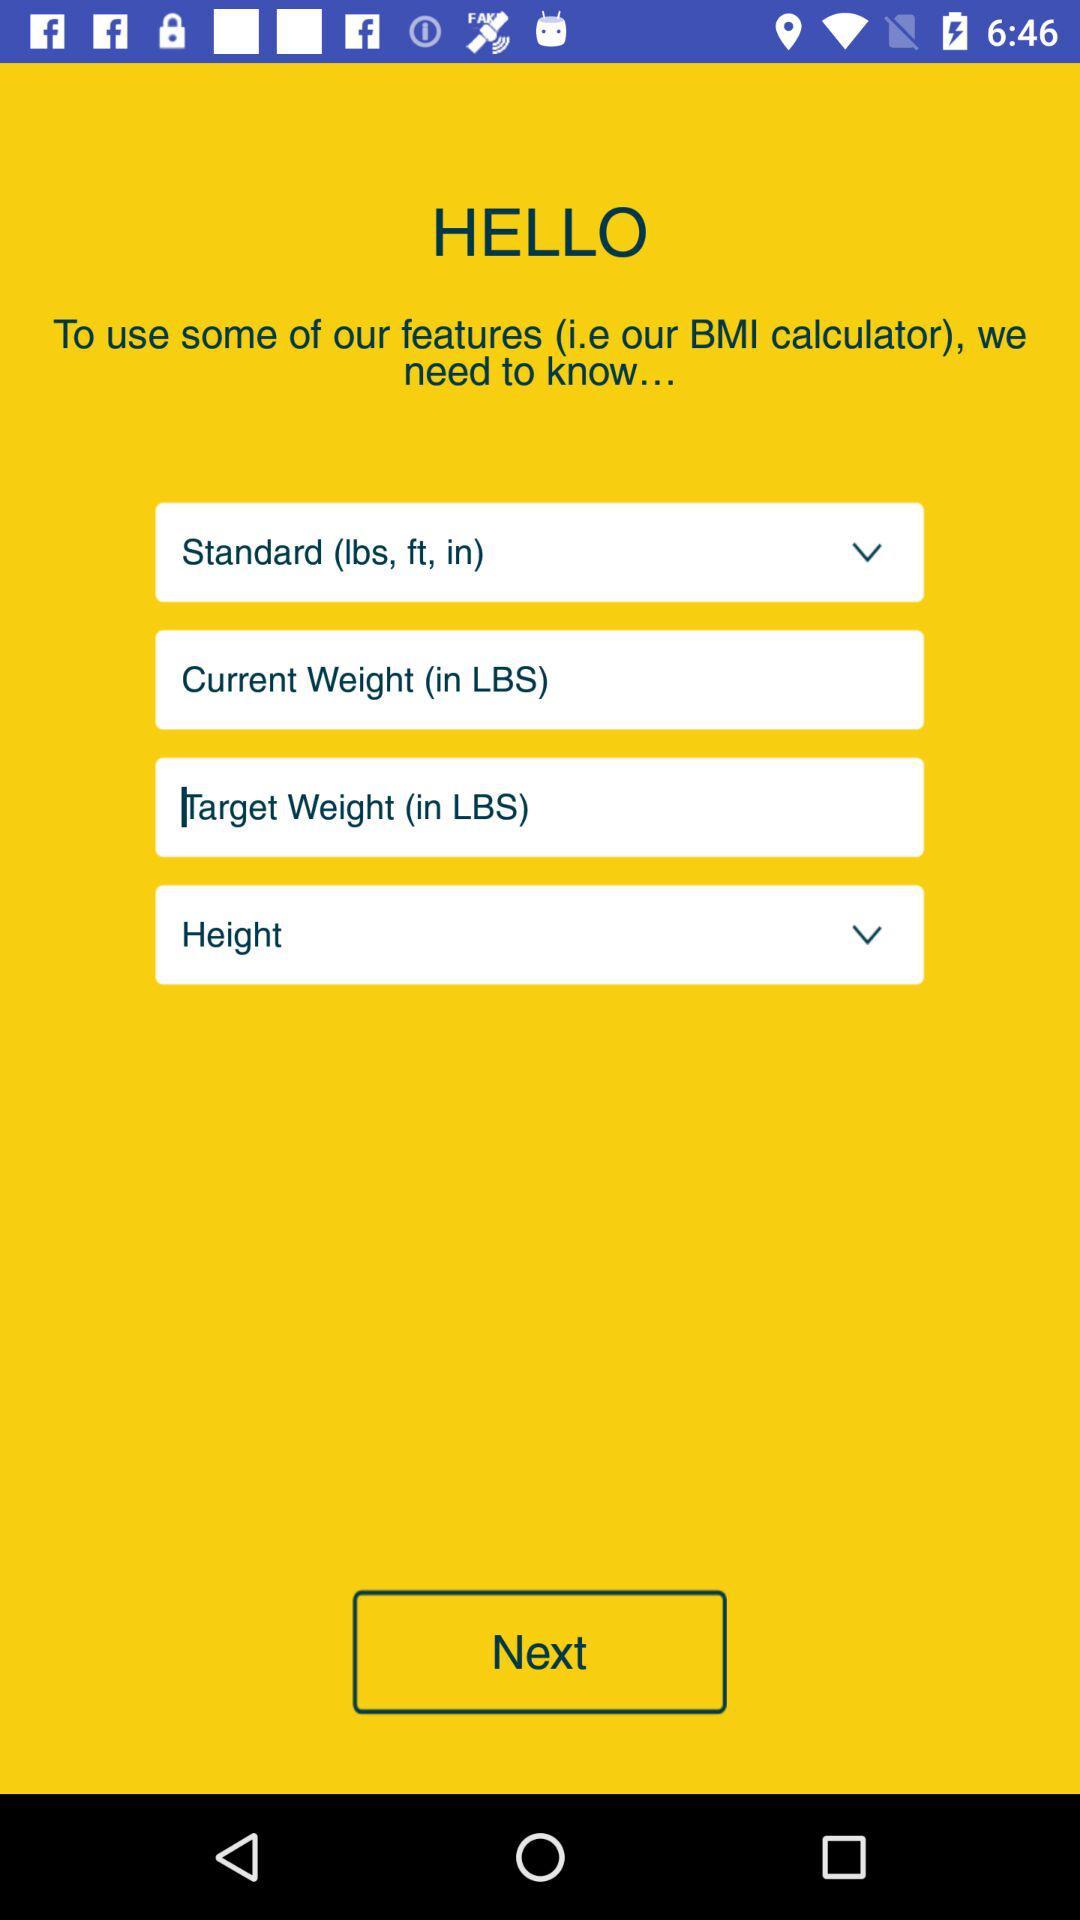  Describe the element at coordinates (540, 807) in the screenshot. I see `target weight in lbs` at that location.